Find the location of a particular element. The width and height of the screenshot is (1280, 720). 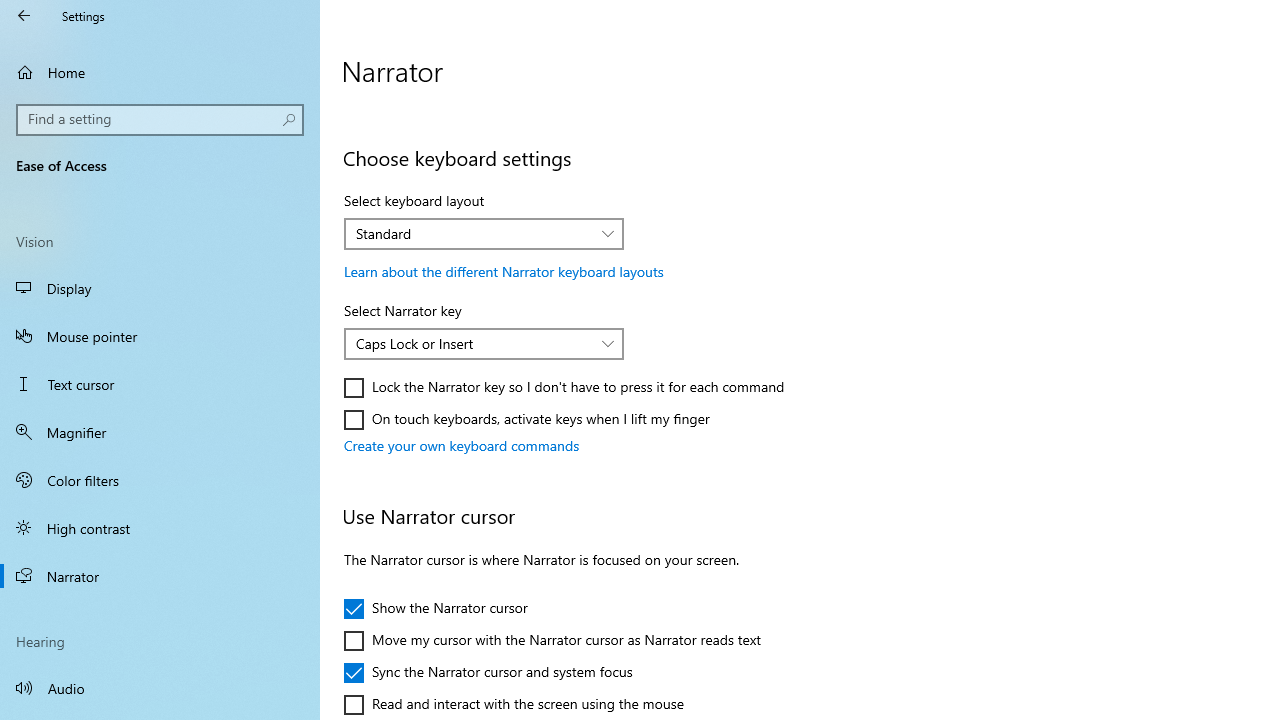

'Standard' is located at coordinates (472, 232).